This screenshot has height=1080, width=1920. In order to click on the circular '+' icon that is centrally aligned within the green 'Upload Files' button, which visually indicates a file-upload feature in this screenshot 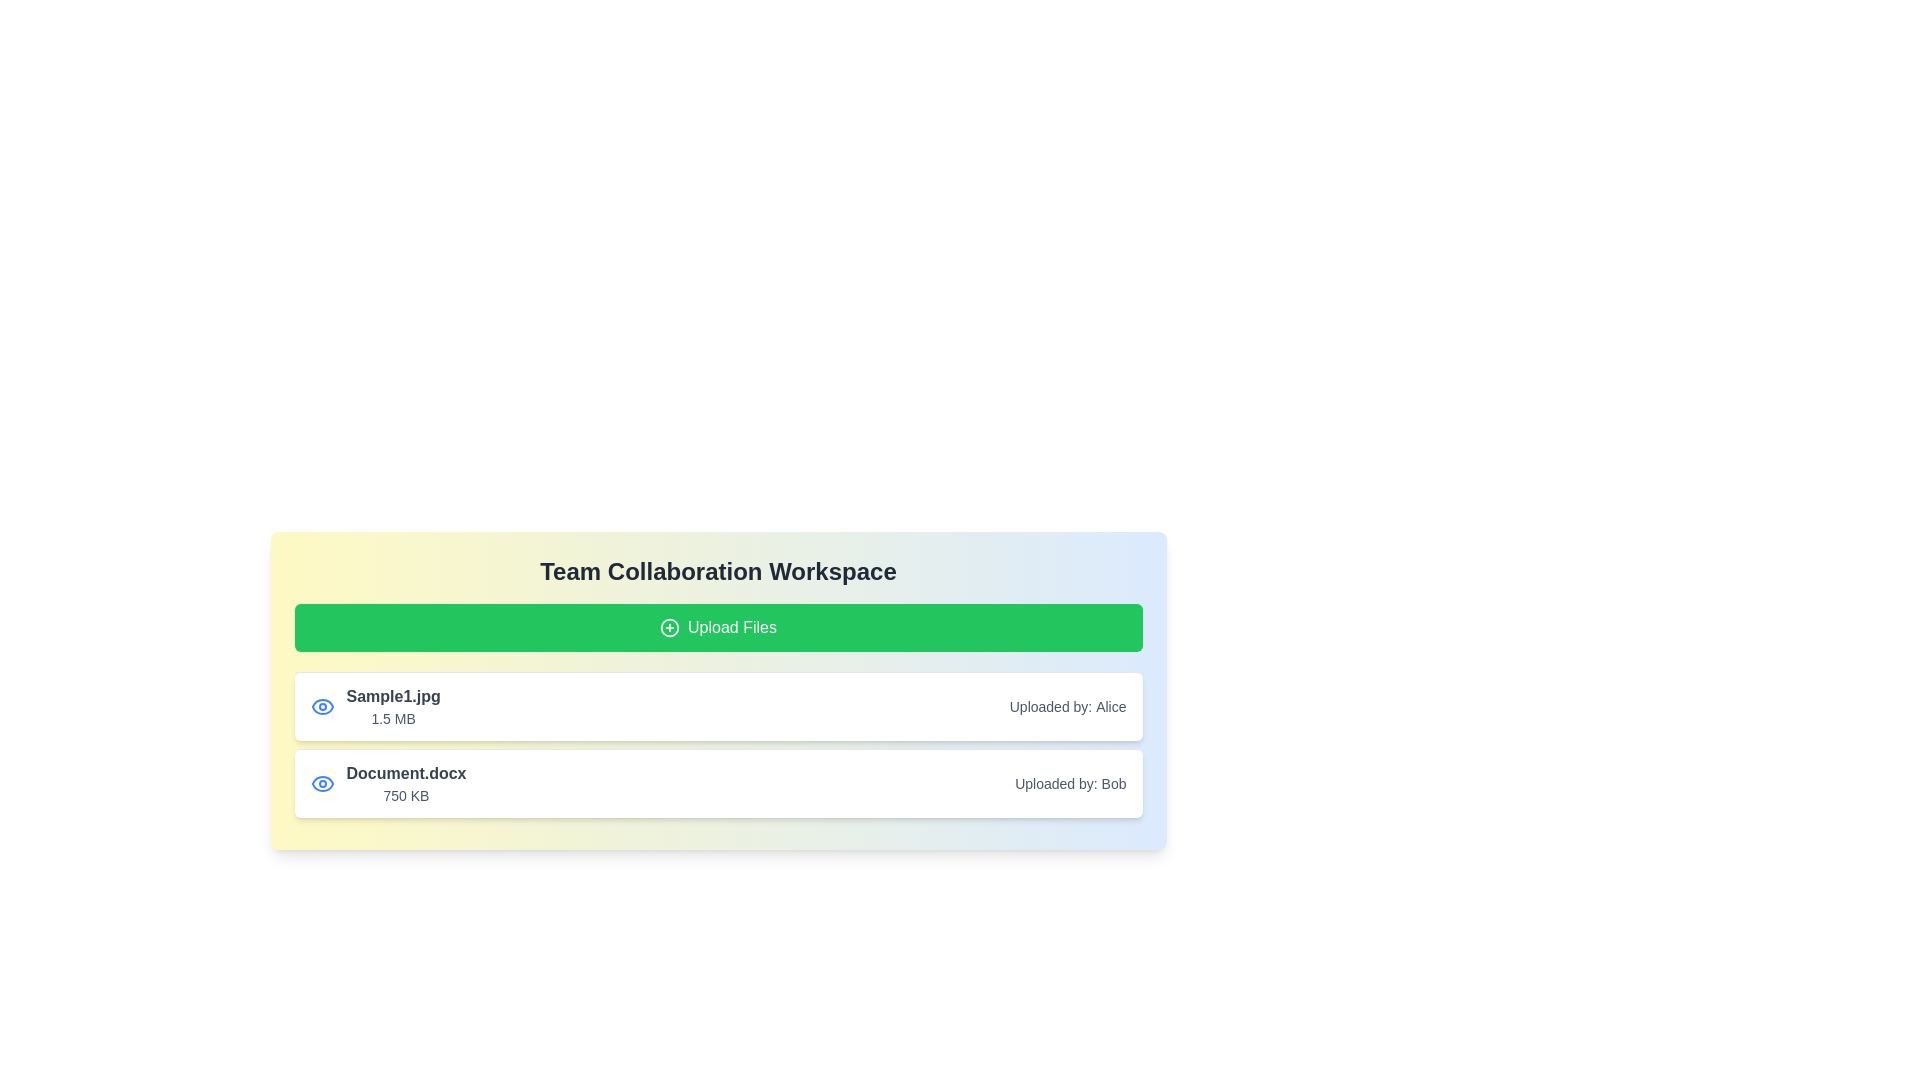, I will do `click(670, 627)`.